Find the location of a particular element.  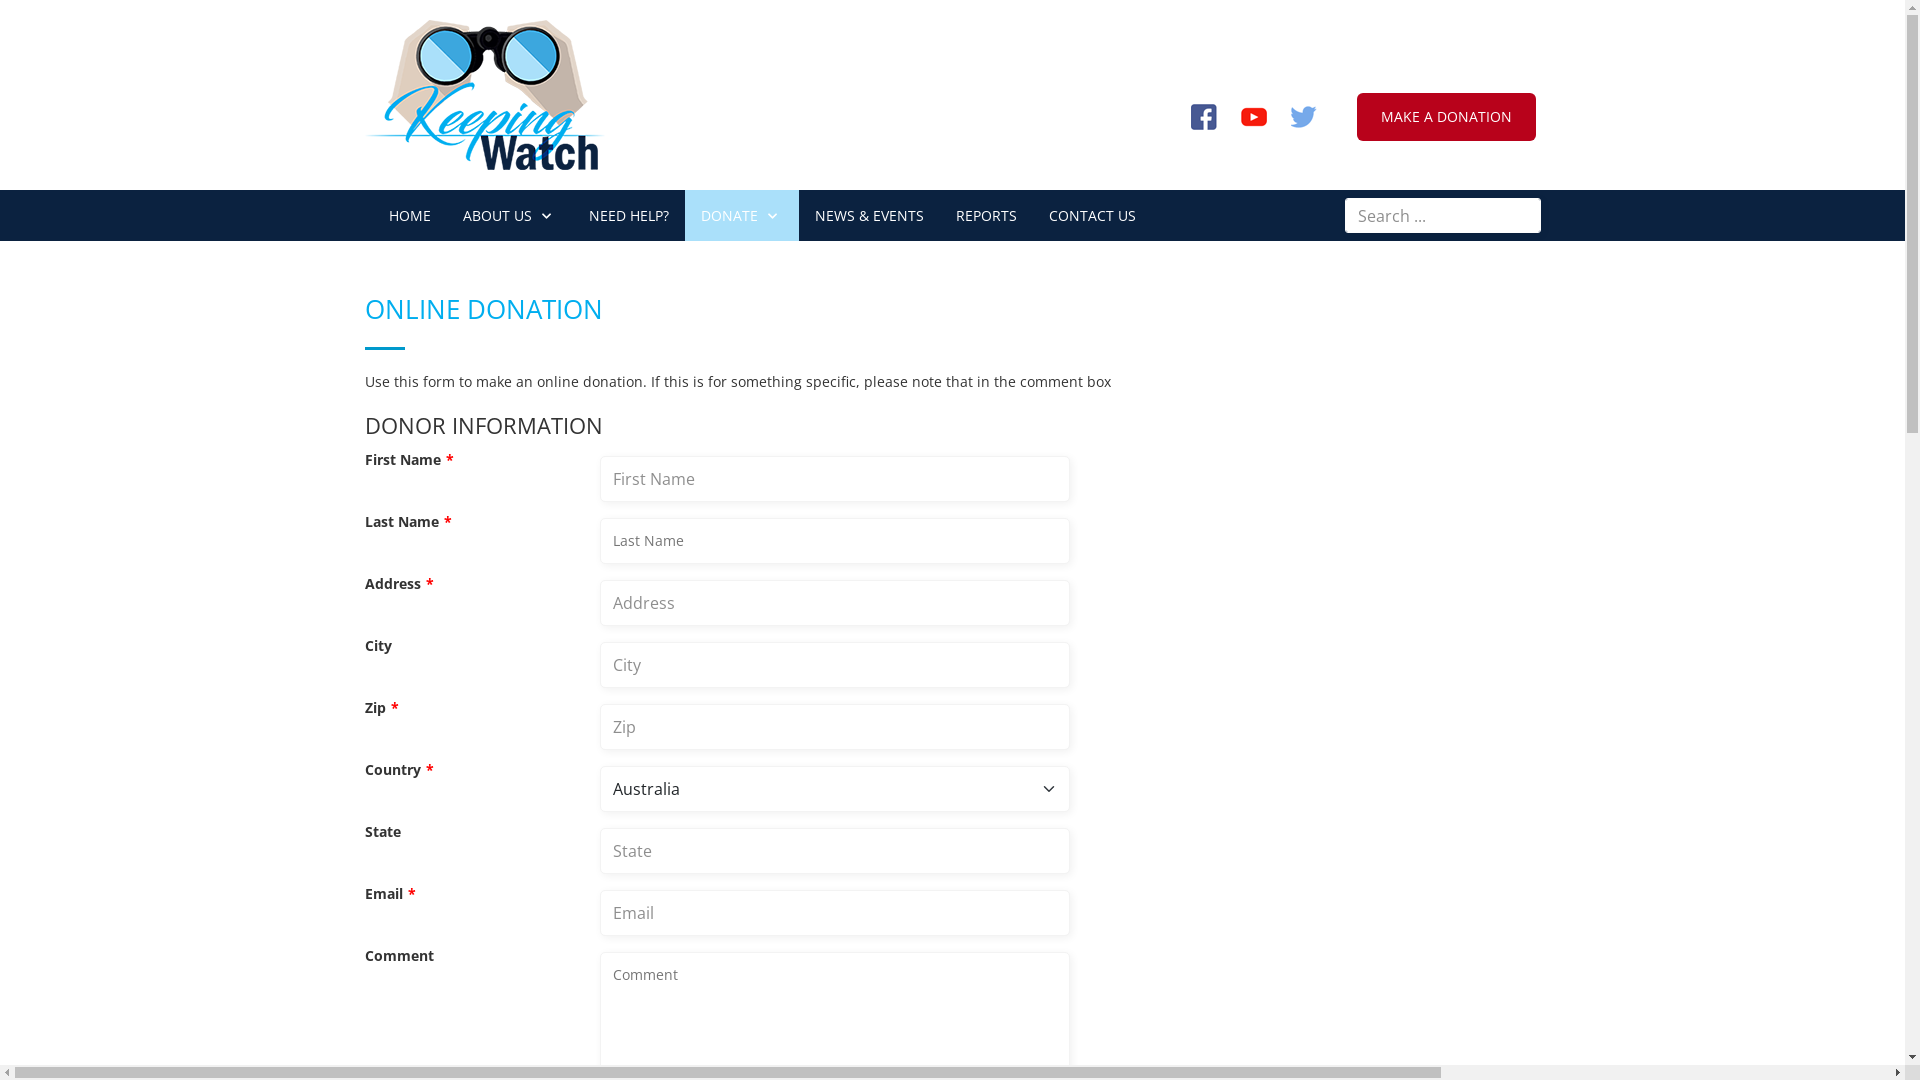

'MAKE A DONATION' is located at coordinates (1445, 116).